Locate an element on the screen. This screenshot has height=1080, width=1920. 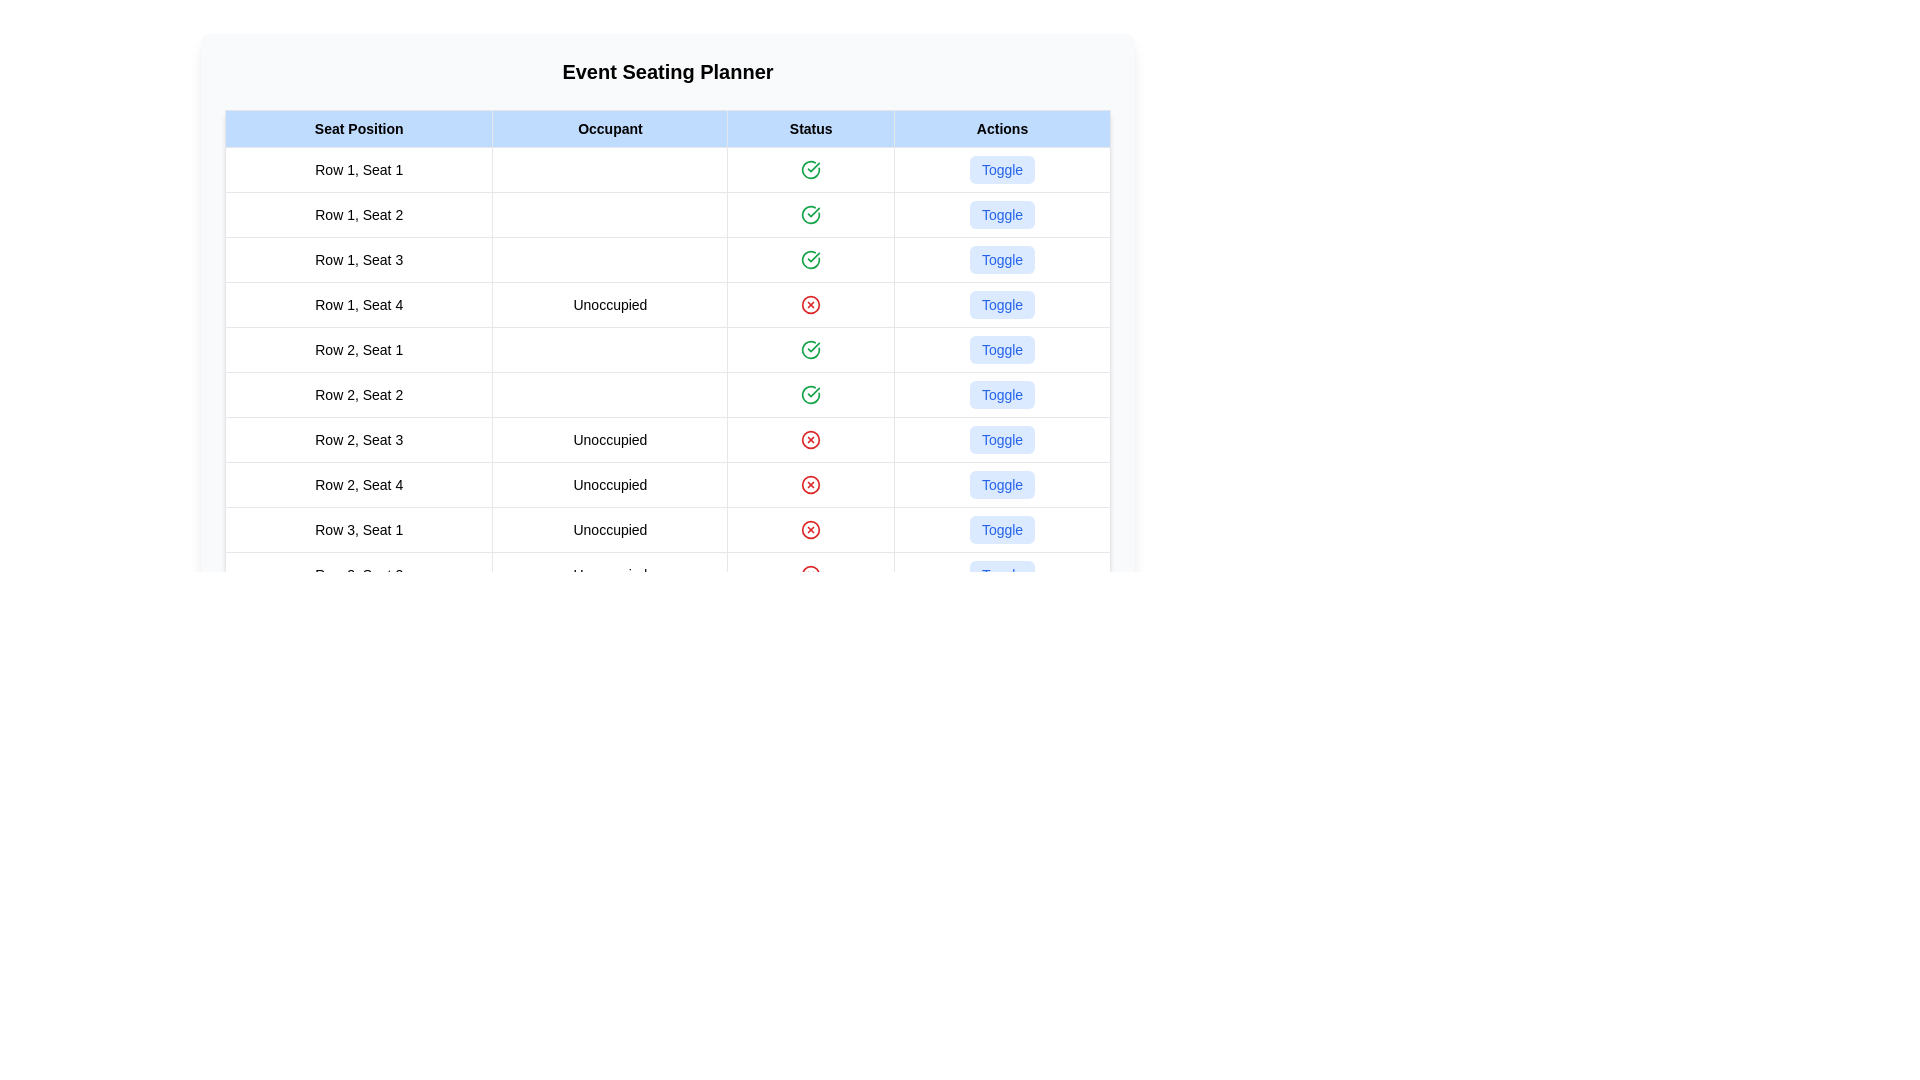
the Label indicating the occupancy status of a seat in the second row, third column of the seating planner is located at coordinates (609, 438).